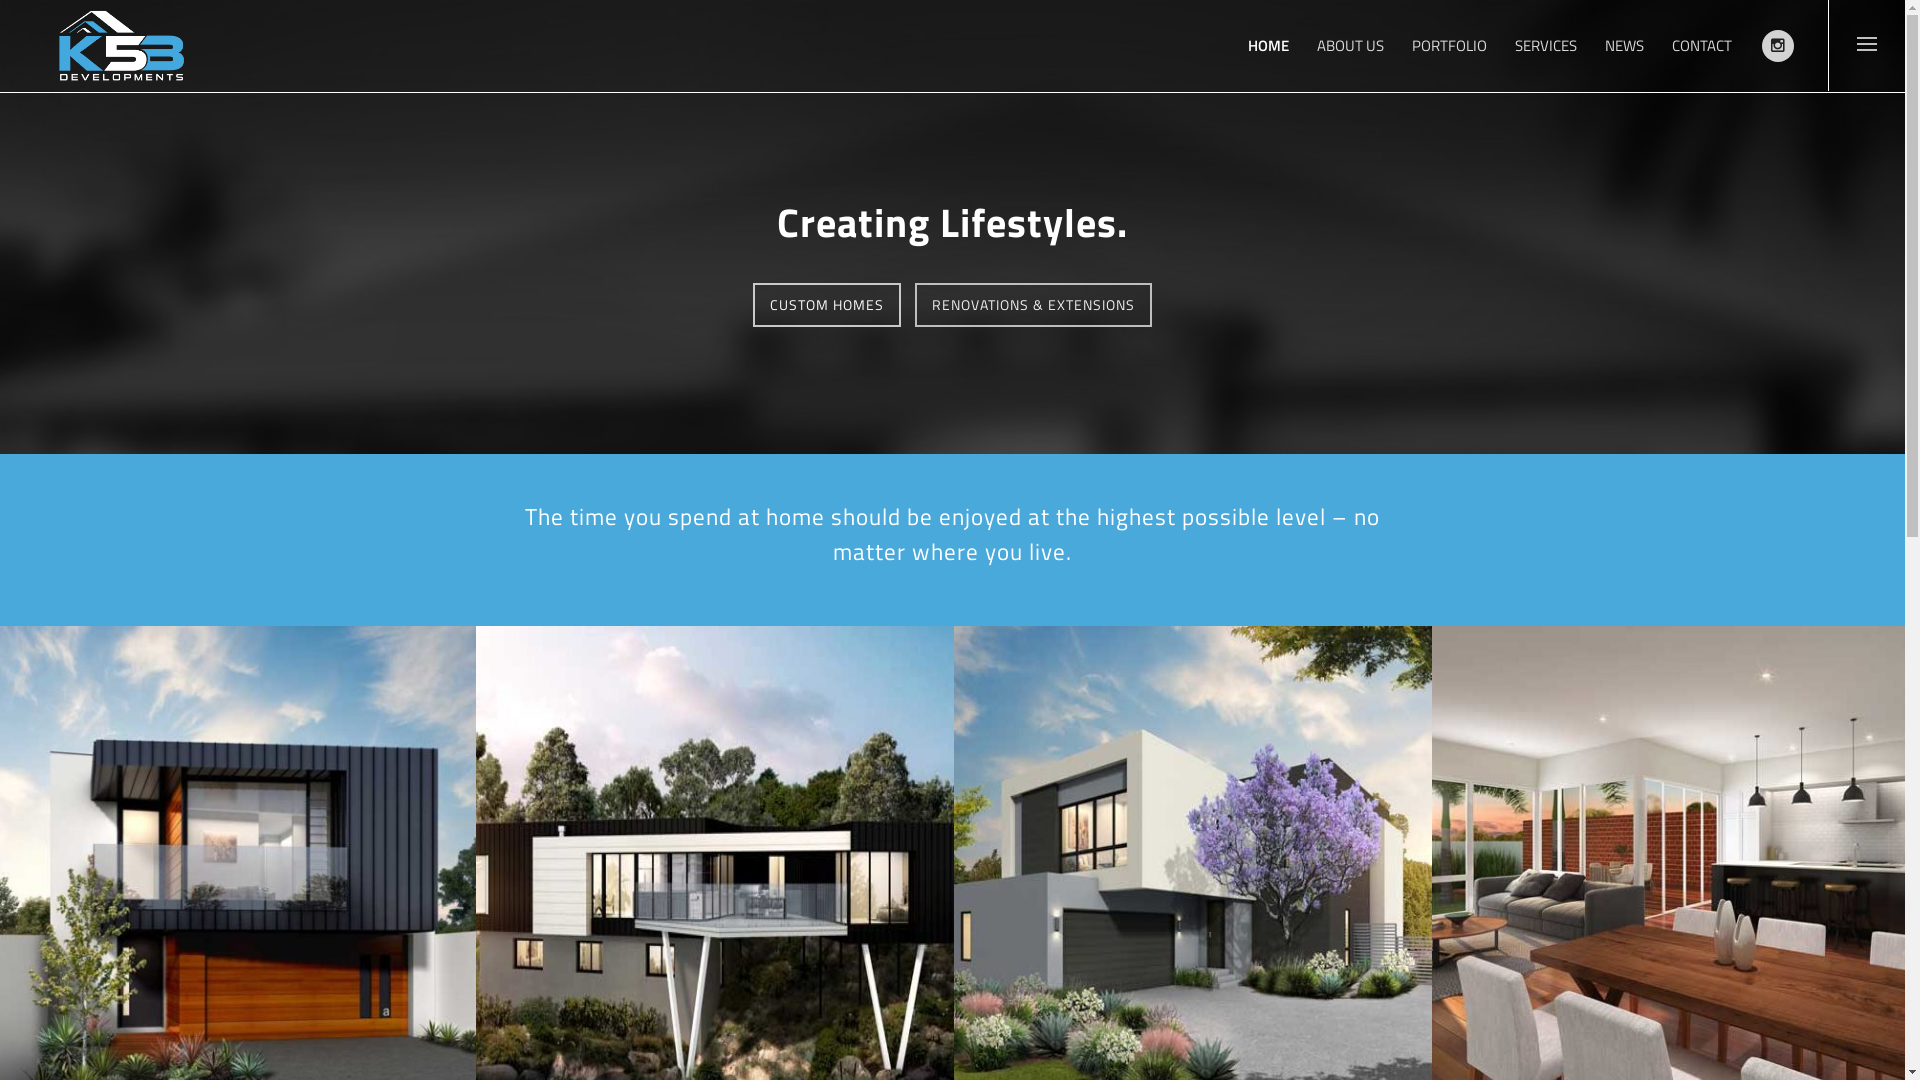 The height and width of the screenshot is (1080, 1920). Describe the element at coordinates (752, 304) in the screenshot. I see `'CUSTOM HOMES'` at that location.